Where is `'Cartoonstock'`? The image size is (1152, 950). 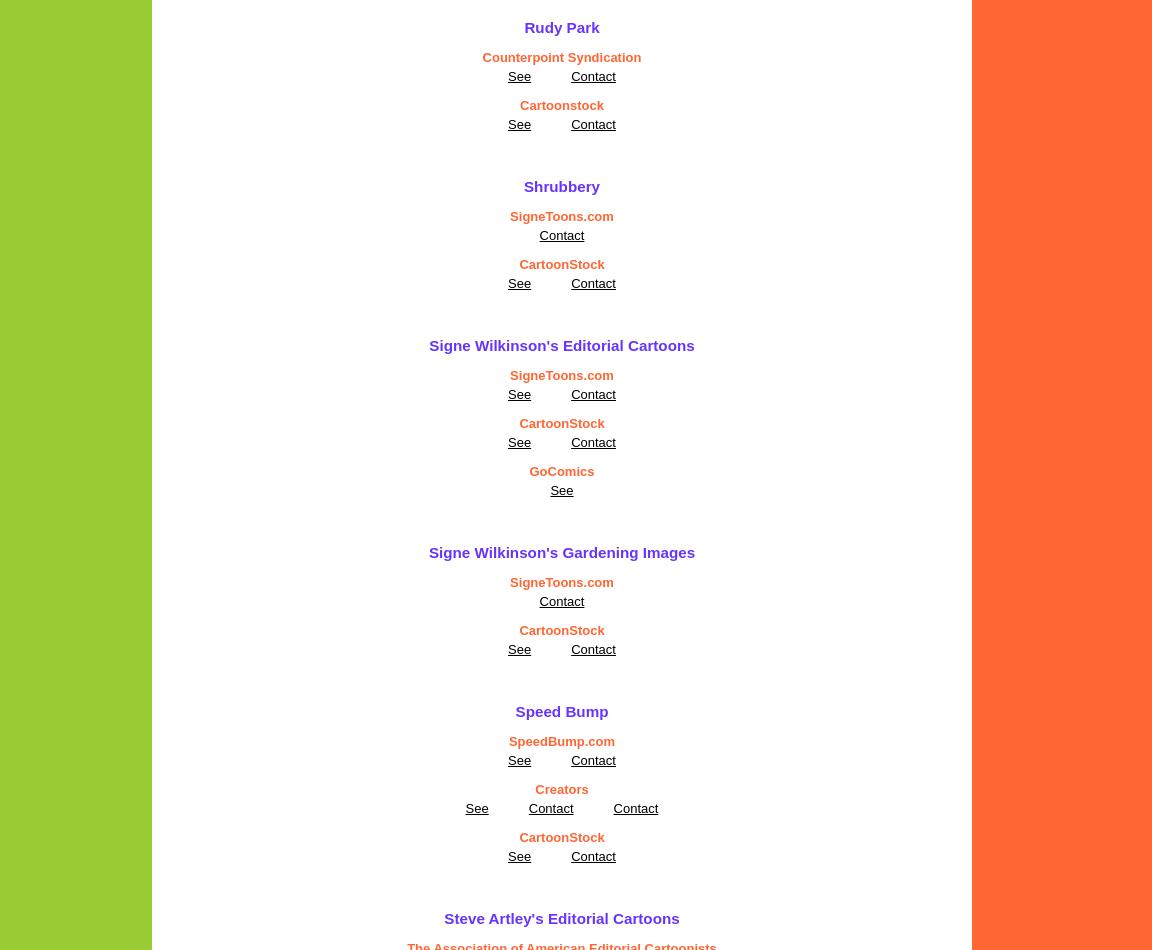
'Cartoonstock' is located at coordinates (561, 105).